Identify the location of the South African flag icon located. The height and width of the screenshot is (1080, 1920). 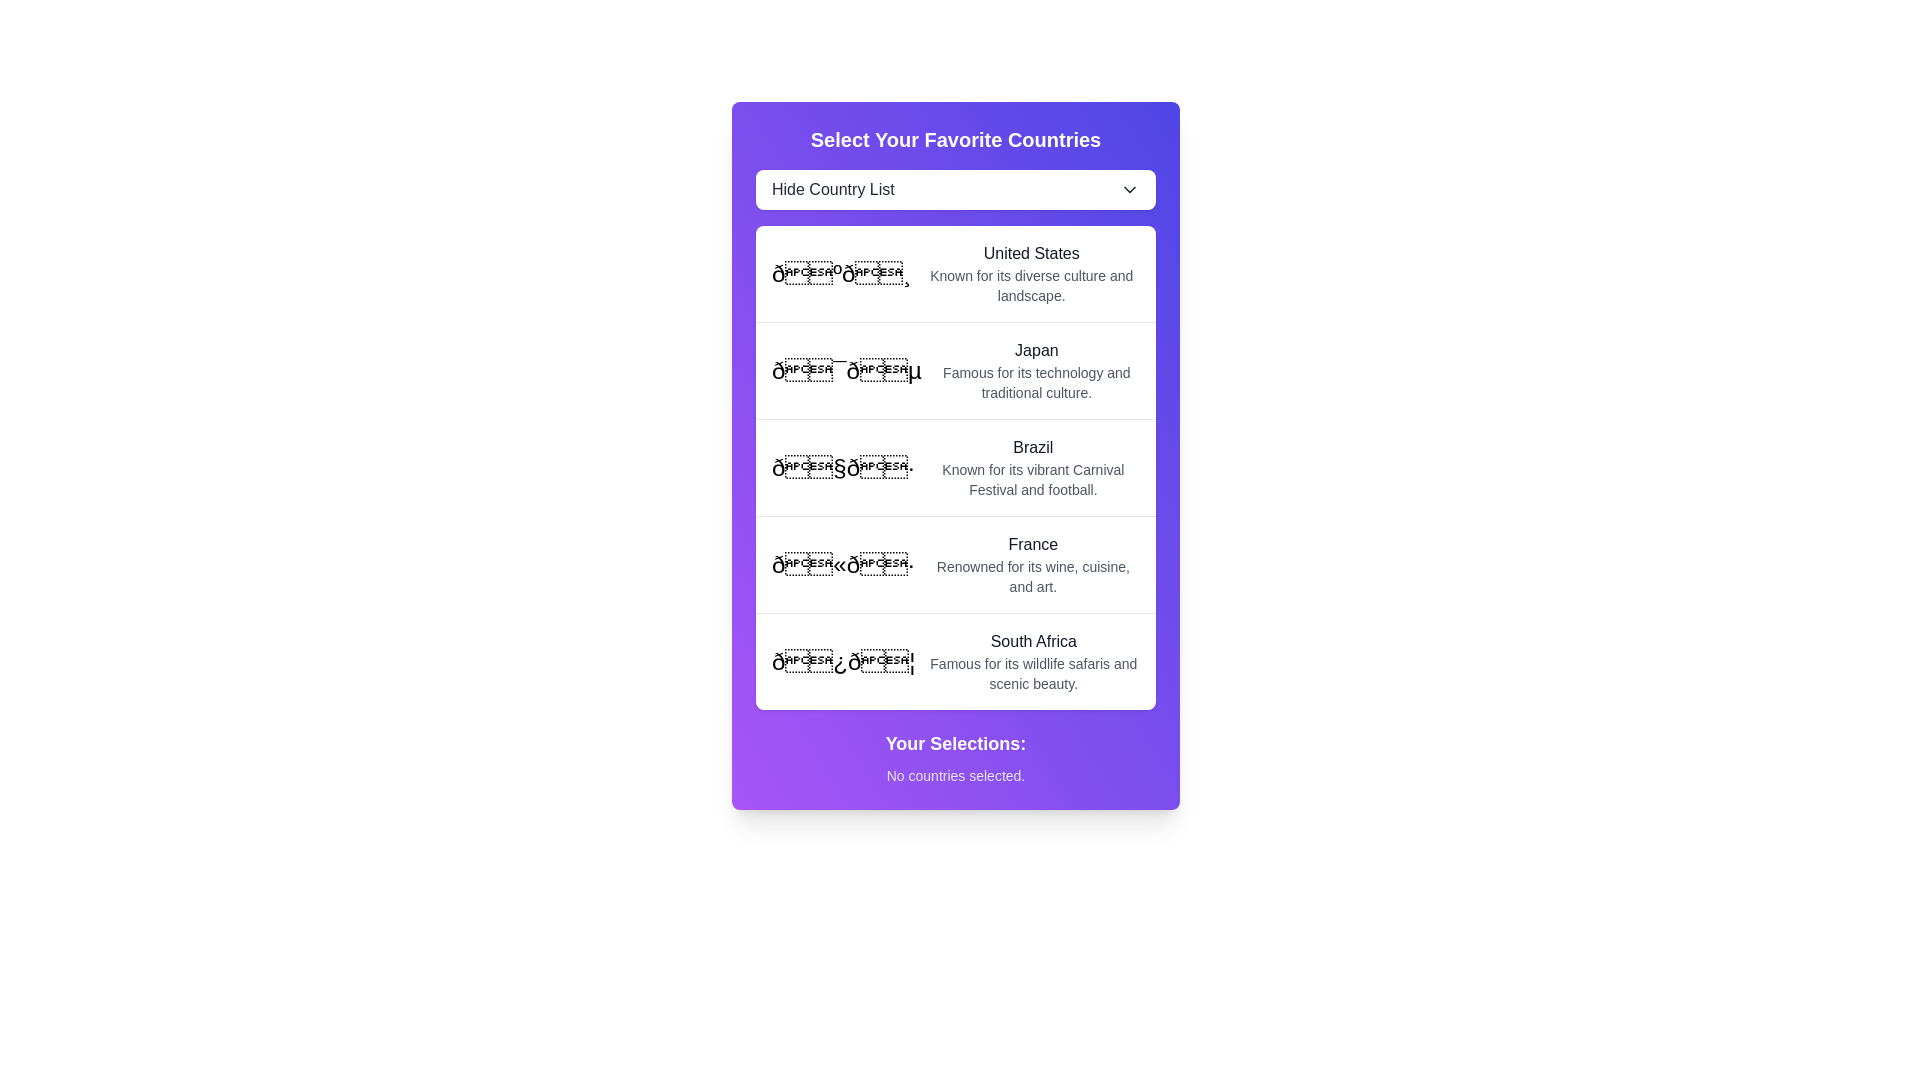
(843, 662).